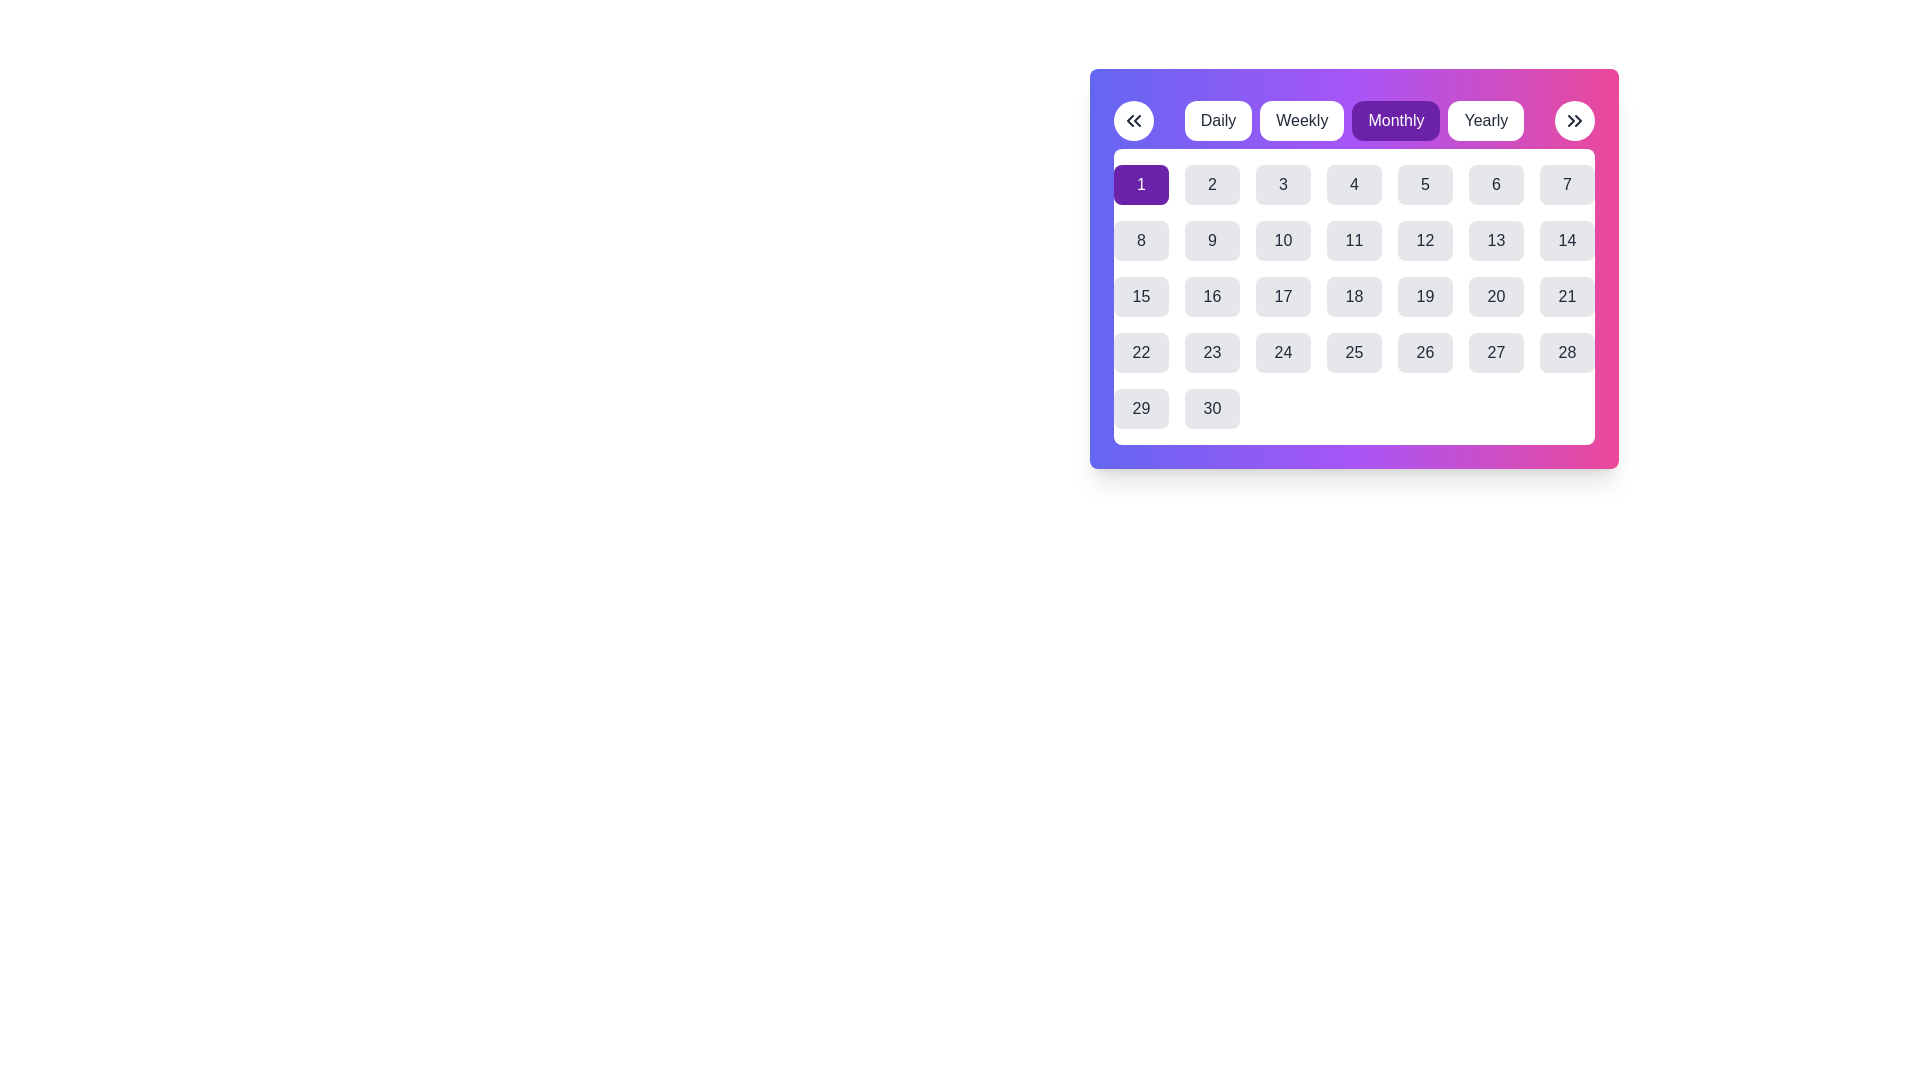 This screenshot has height=1080, width=1920. What do you see at coordinates (1211, 185) in the screenshot?
I see `the button representing the 2nd day of the month in the calendar interface` at bounding box center [1211, 185].